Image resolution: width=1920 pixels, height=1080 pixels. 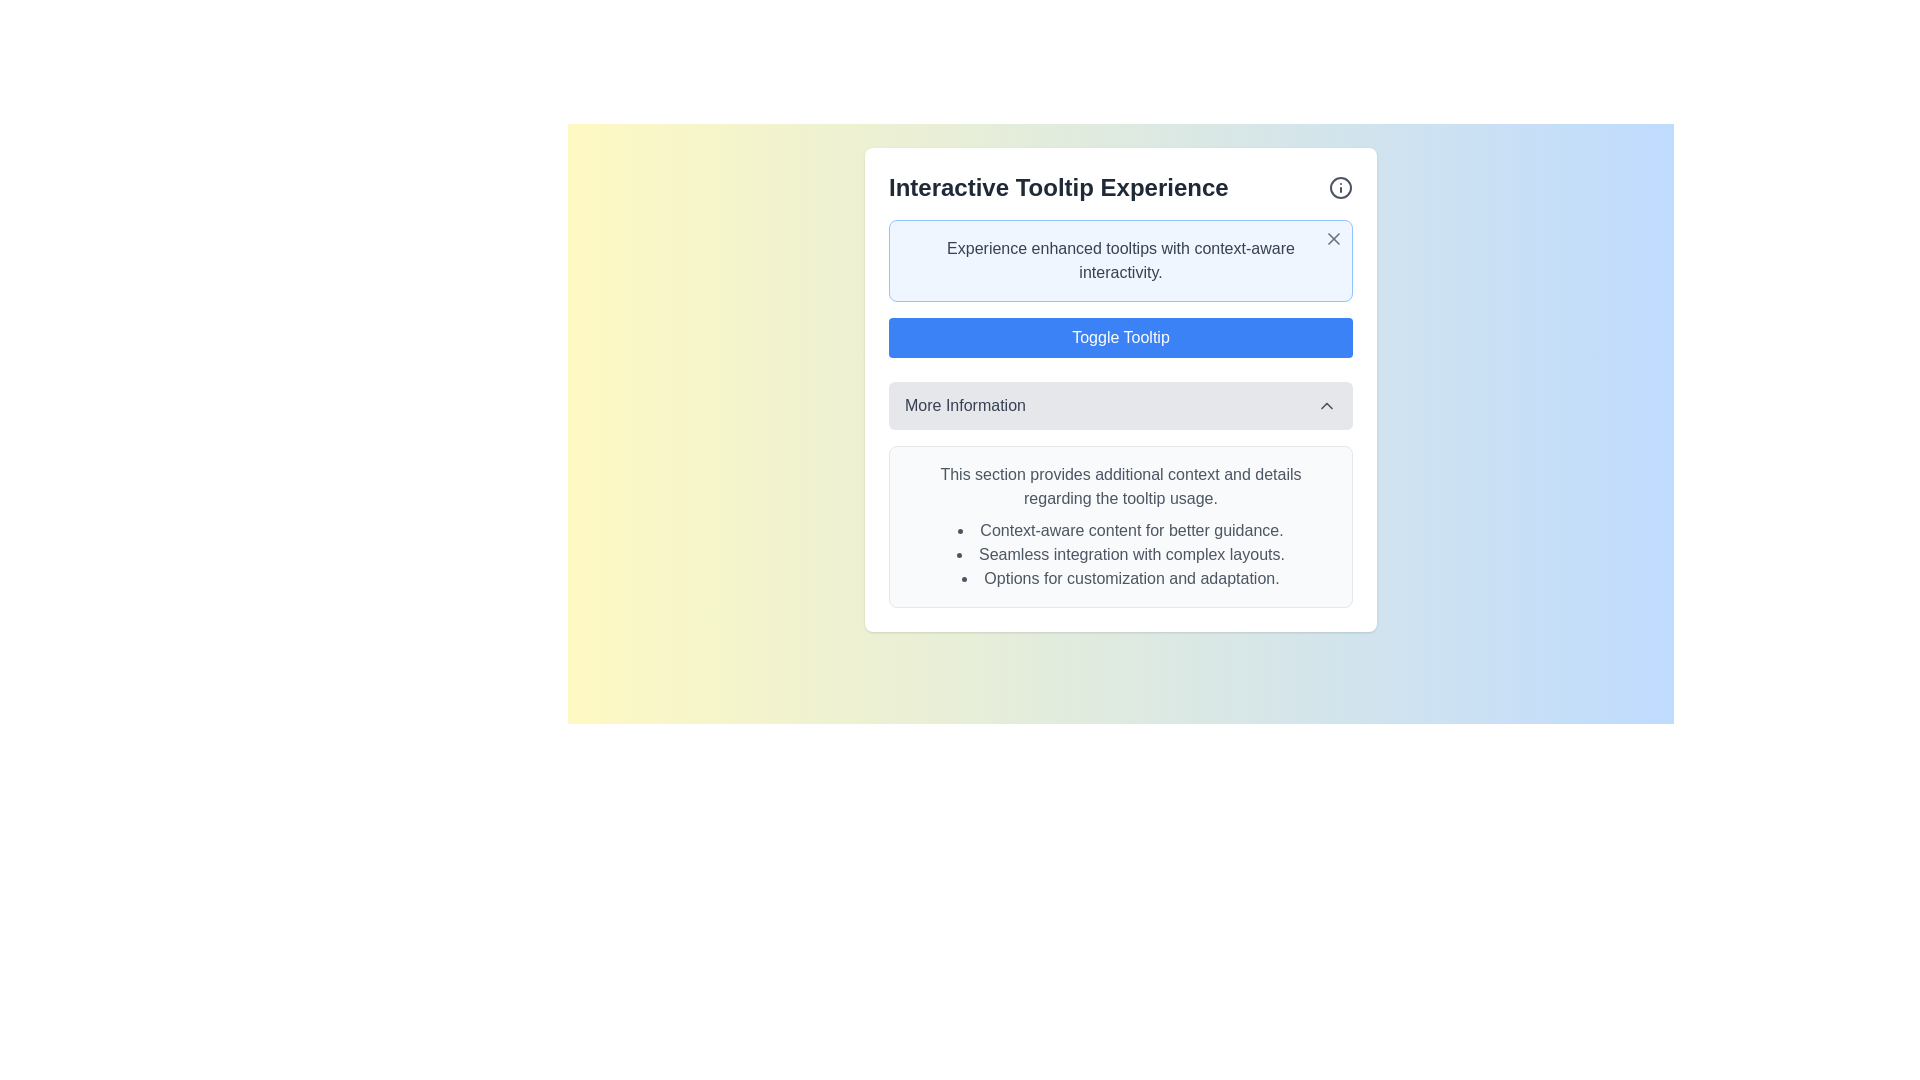 What do you see at coordinates (1326, 405) in the screenshot?
I see `the toggle button (icon-based) located to the right of the 'More Information' label` at bounding box center [1326, 405].